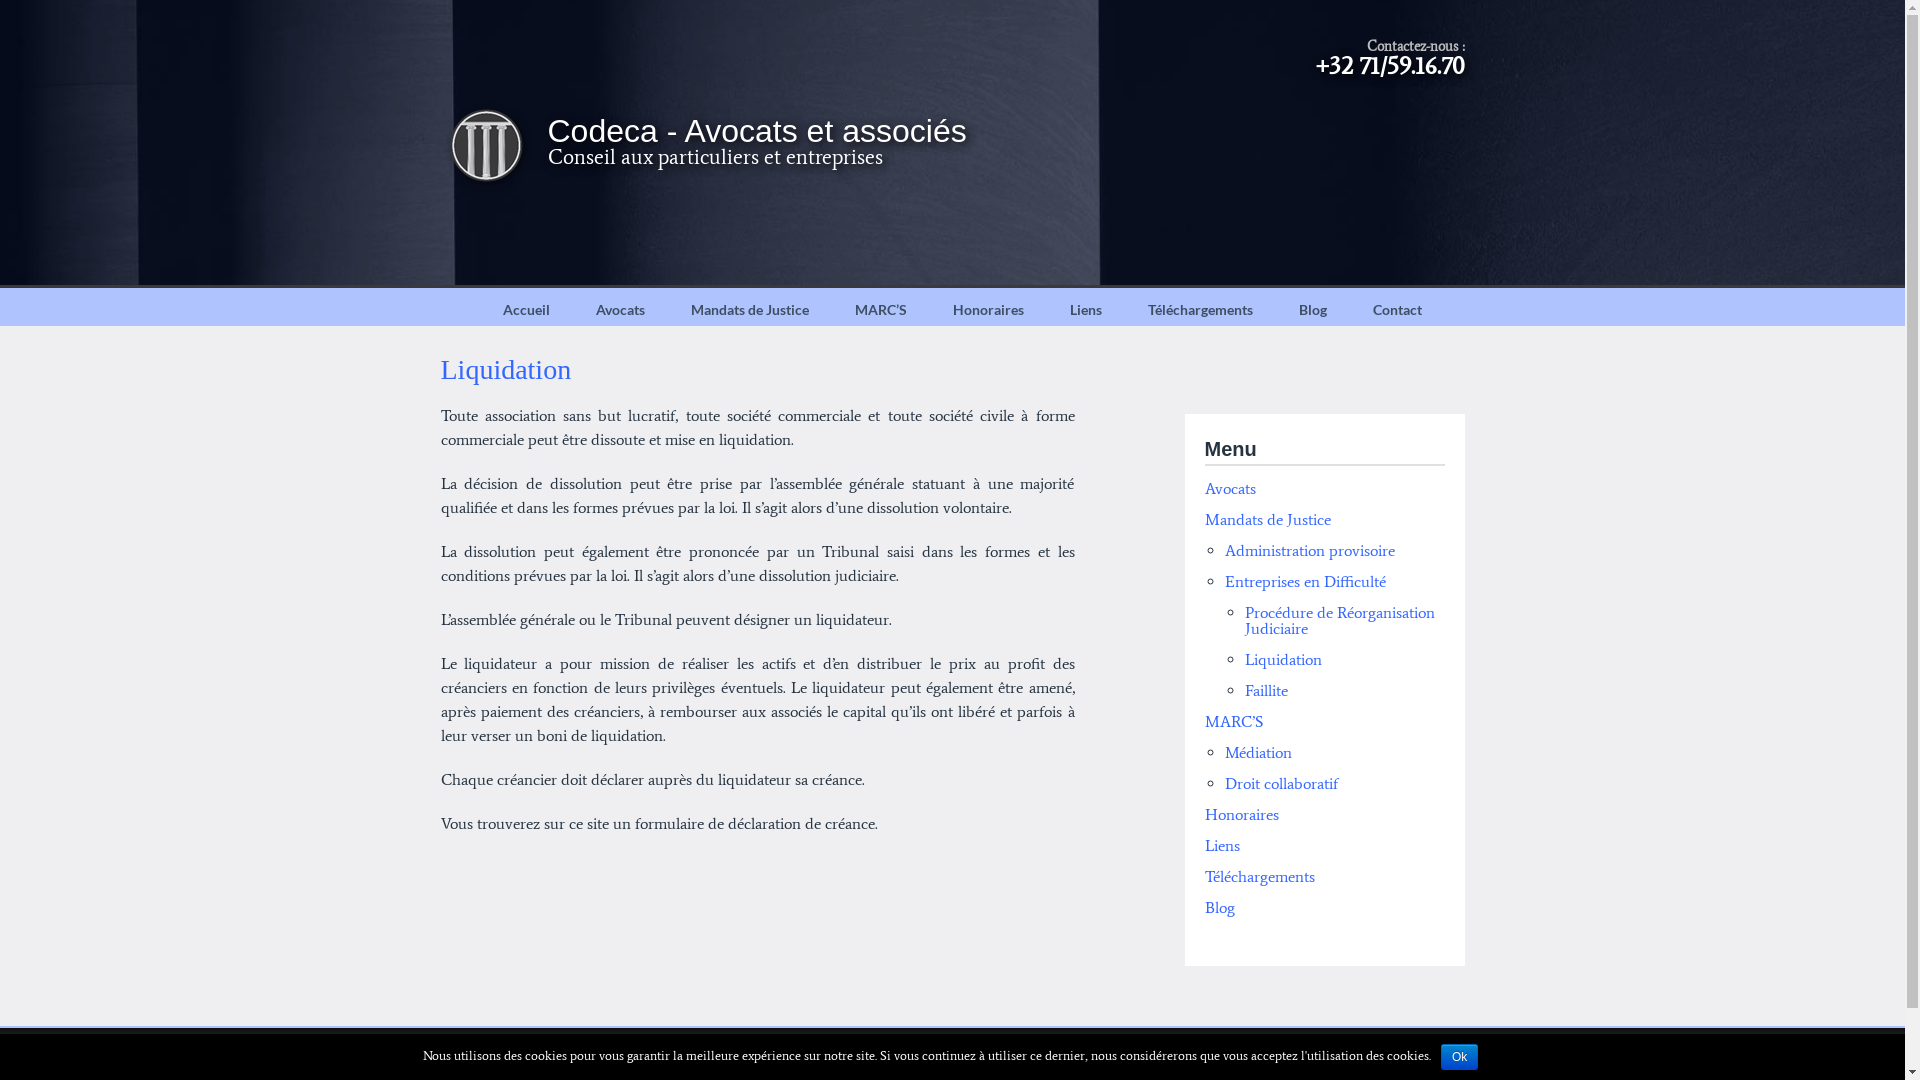  Describe the element at coordinates (1313, 309) in the screenshot. I see `'Blog'` at that location.